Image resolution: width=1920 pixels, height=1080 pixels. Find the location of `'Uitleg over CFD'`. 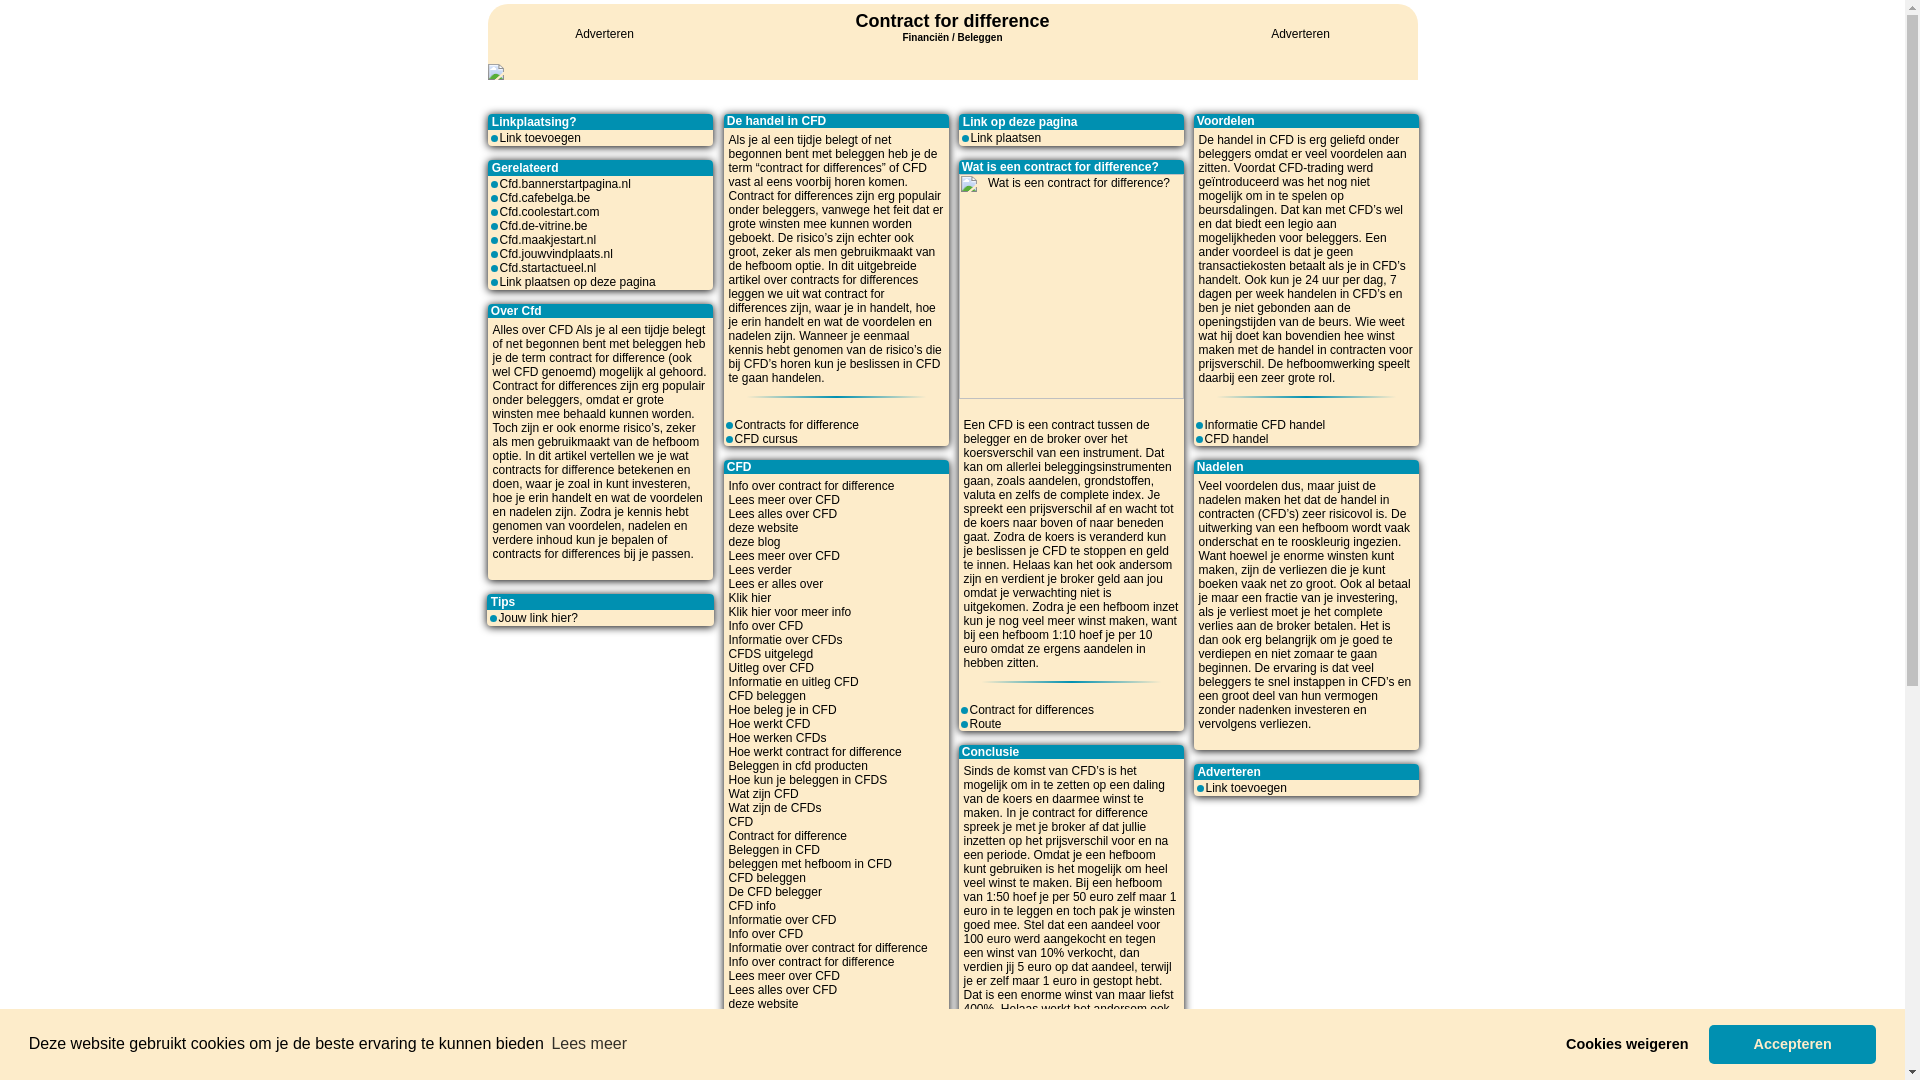

'Uitleg over CFD' is located at coordinates (769, 667).